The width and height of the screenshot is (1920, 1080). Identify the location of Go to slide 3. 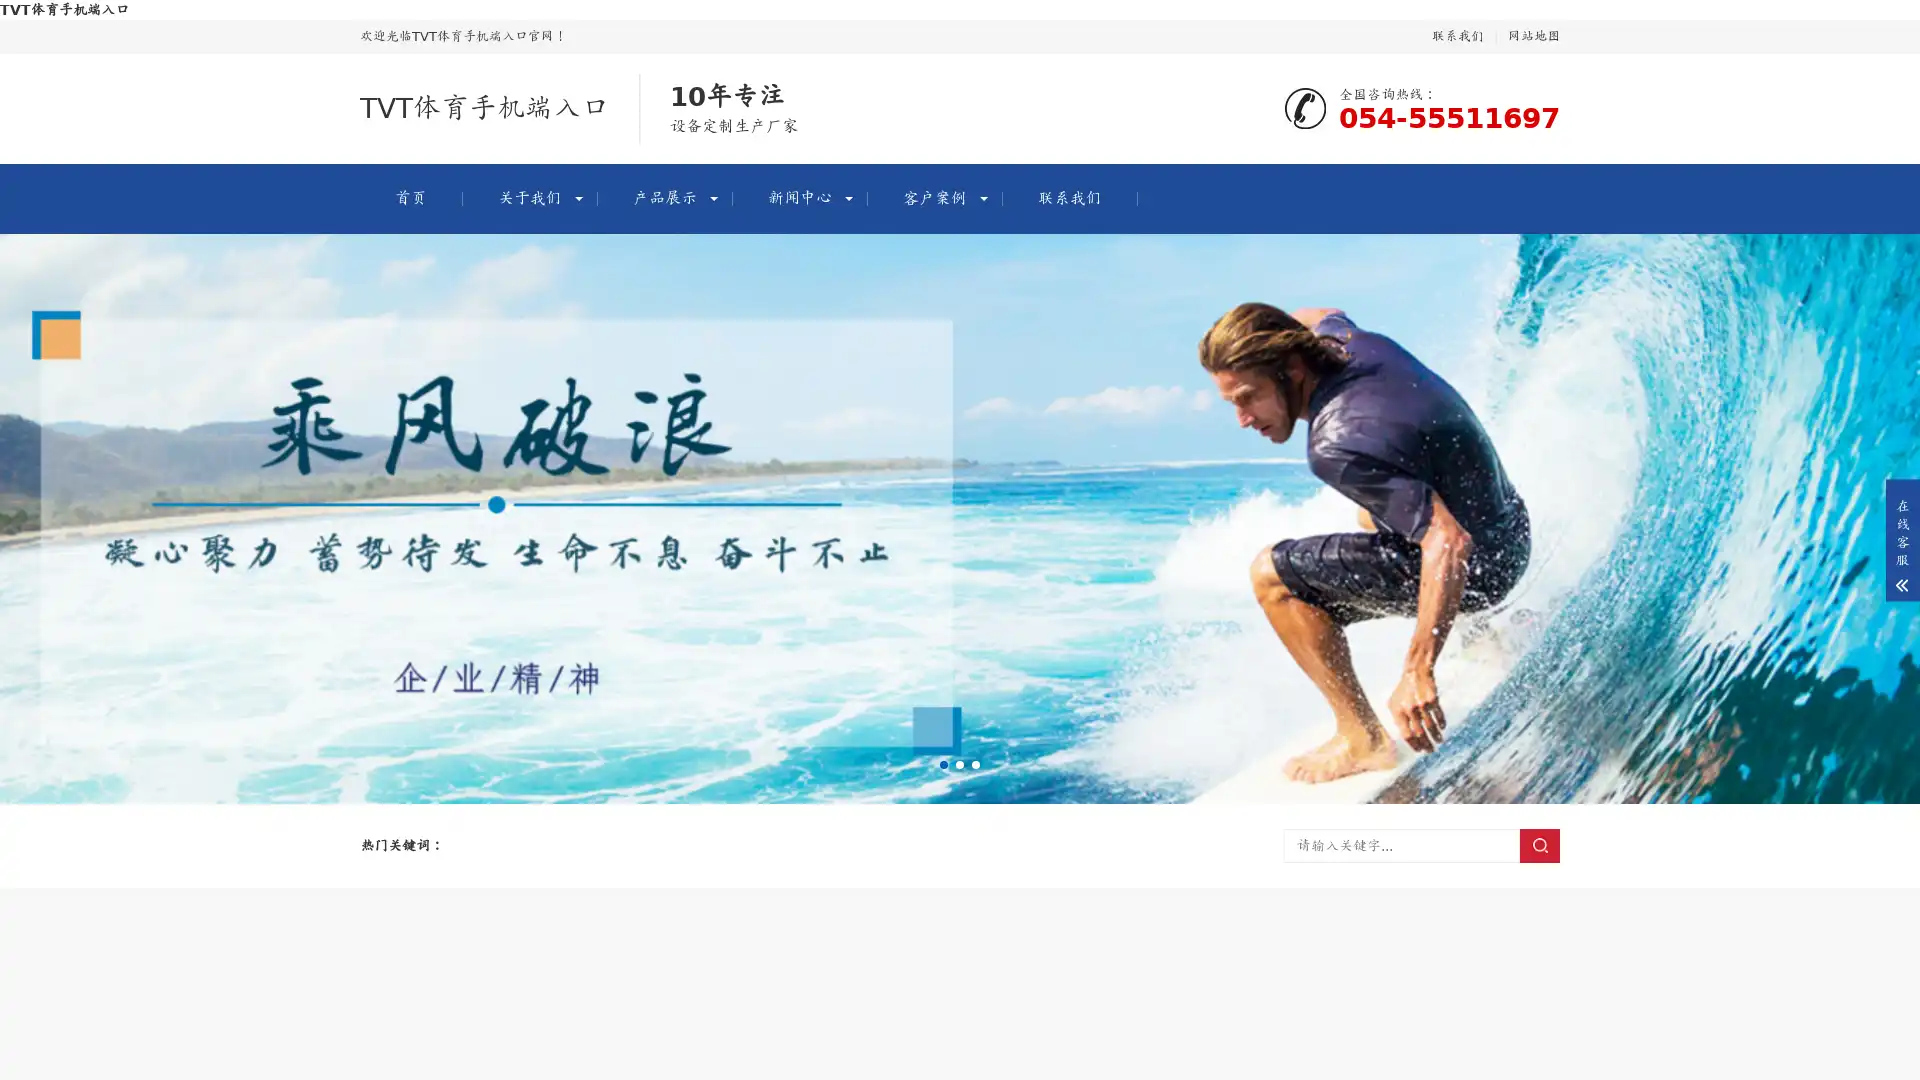
(975, 764).